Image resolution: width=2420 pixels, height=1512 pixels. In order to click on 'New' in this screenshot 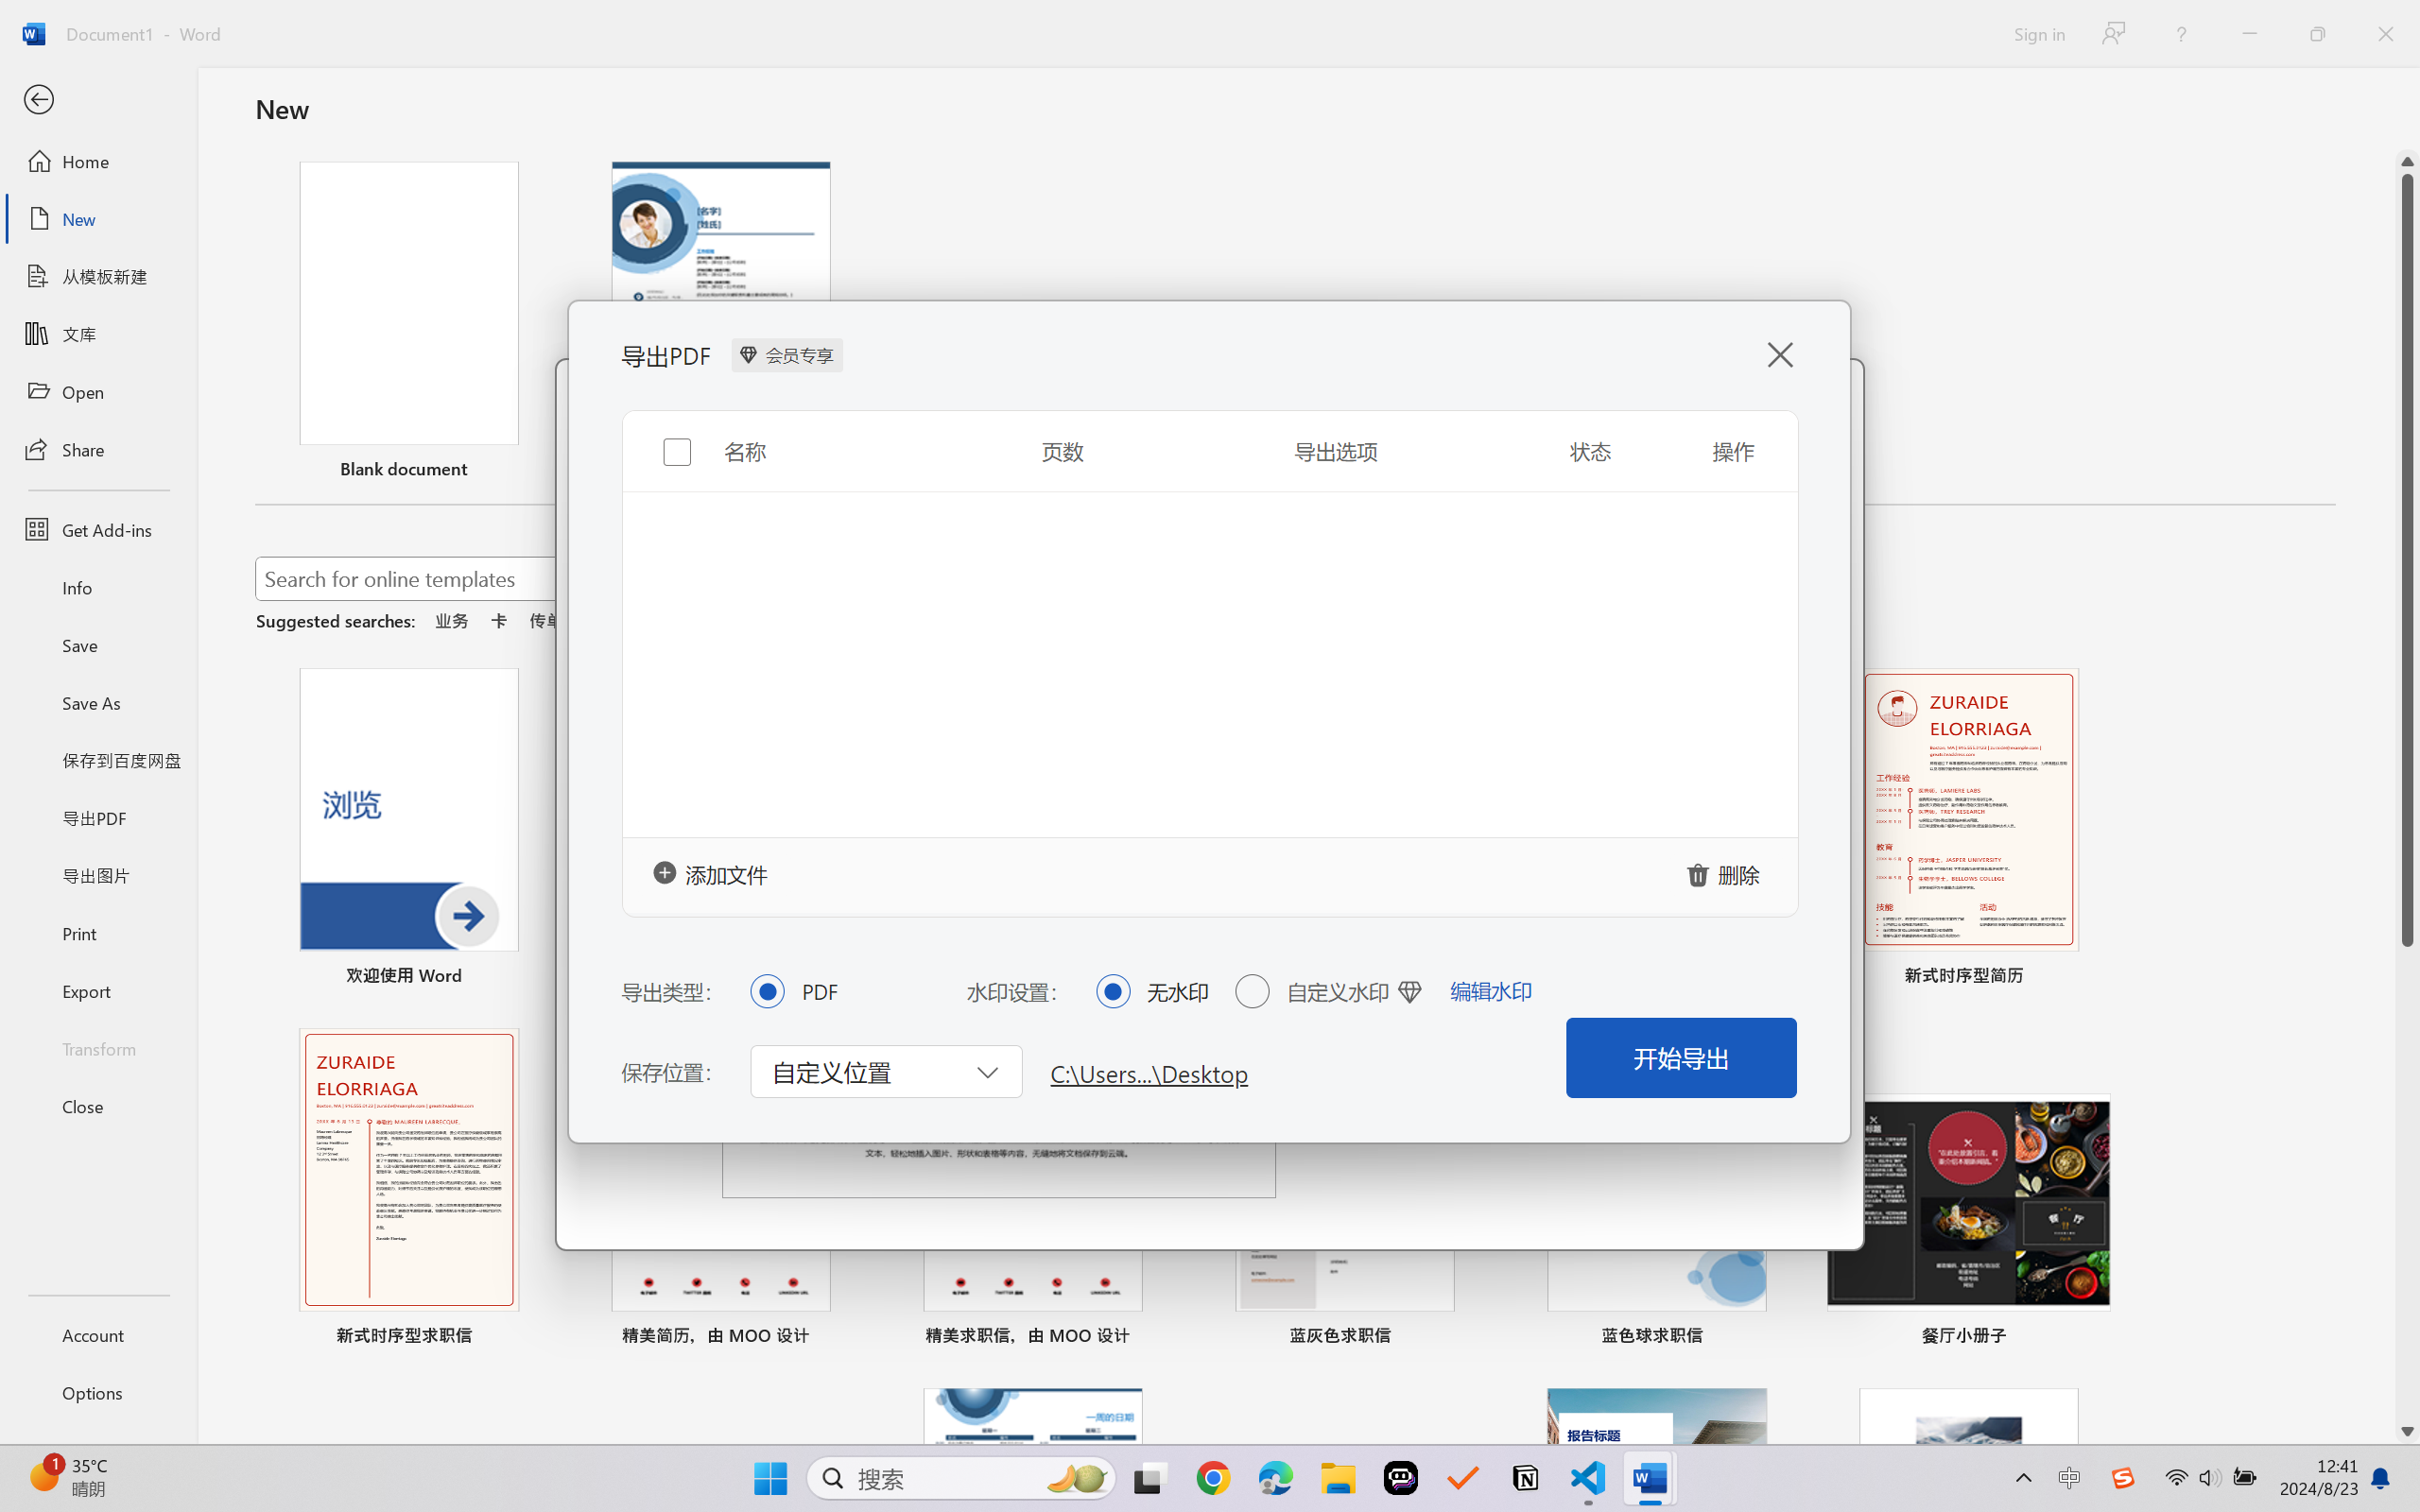, I will do `click(97, 217)`.